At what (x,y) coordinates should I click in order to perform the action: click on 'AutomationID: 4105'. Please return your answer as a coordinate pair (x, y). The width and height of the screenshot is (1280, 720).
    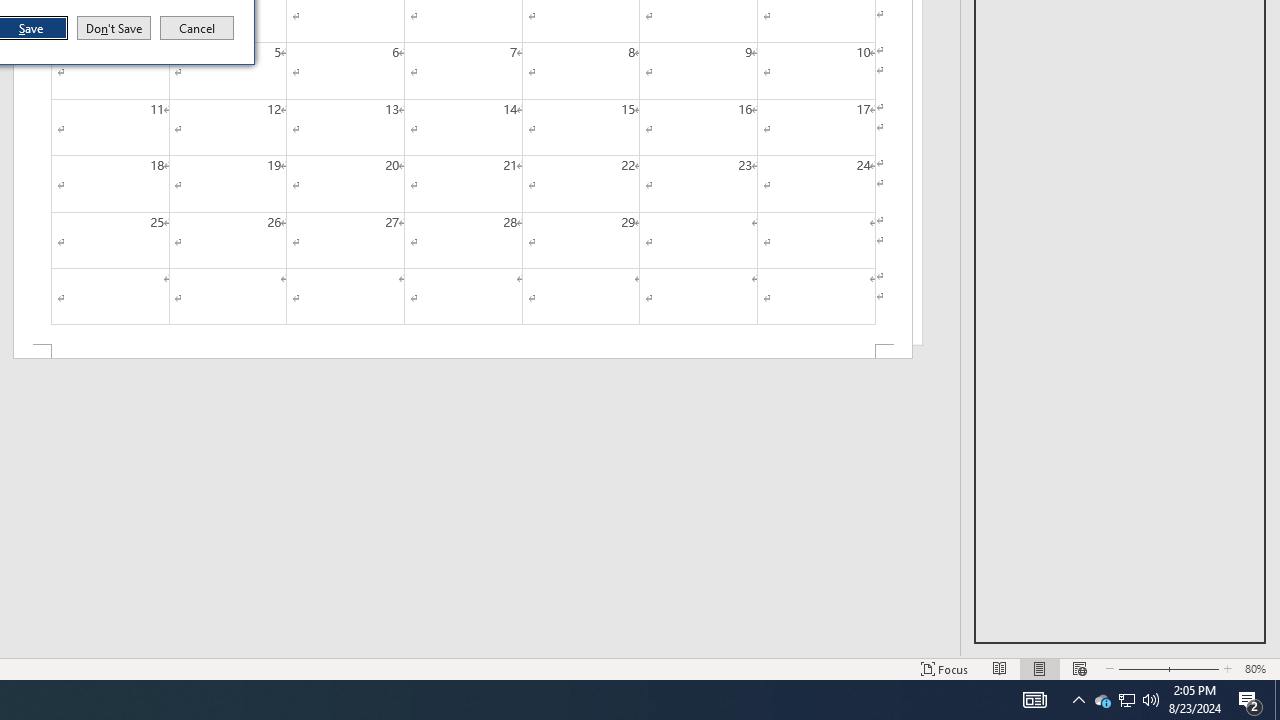
    Looking at the image, I should click on (1034, 698).